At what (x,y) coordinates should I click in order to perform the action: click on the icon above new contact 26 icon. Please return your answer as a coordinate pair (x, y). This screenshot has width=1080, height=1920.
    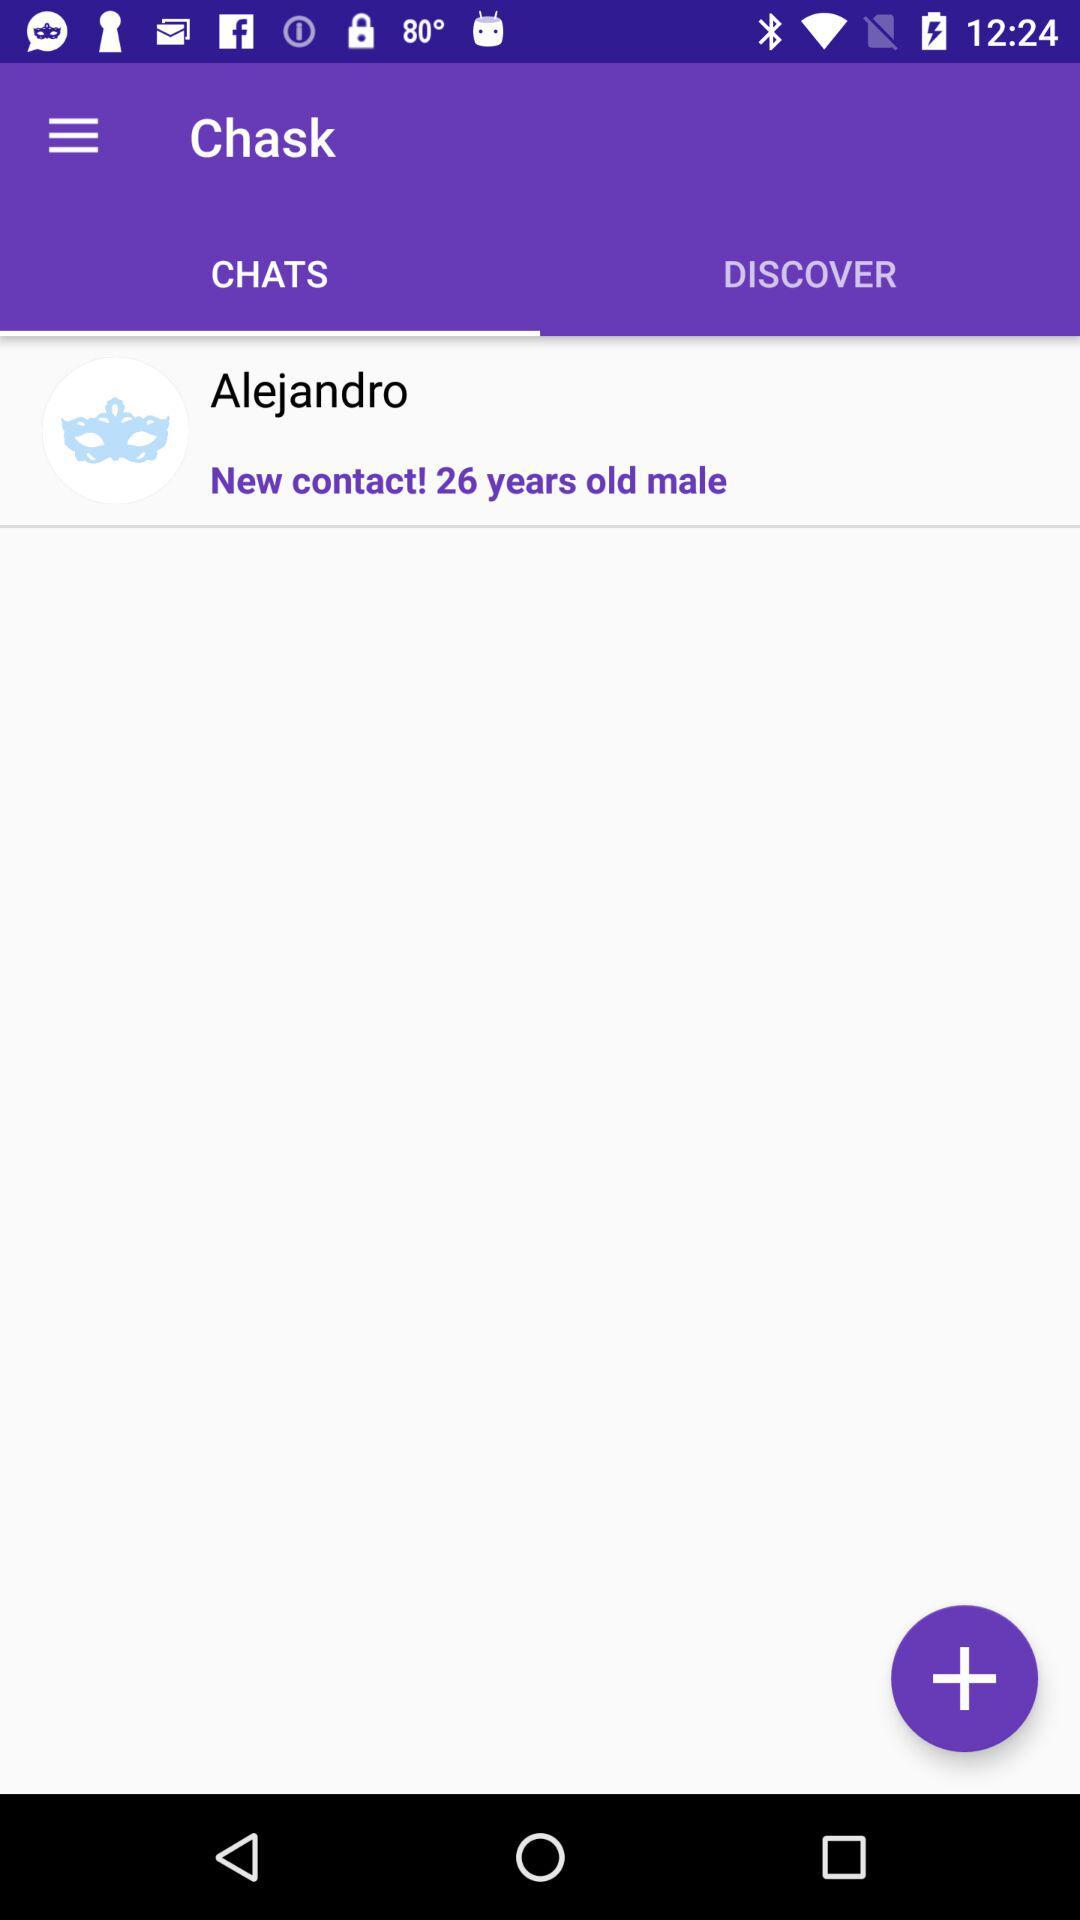
    Looking at the image, I should click on (309, 388).